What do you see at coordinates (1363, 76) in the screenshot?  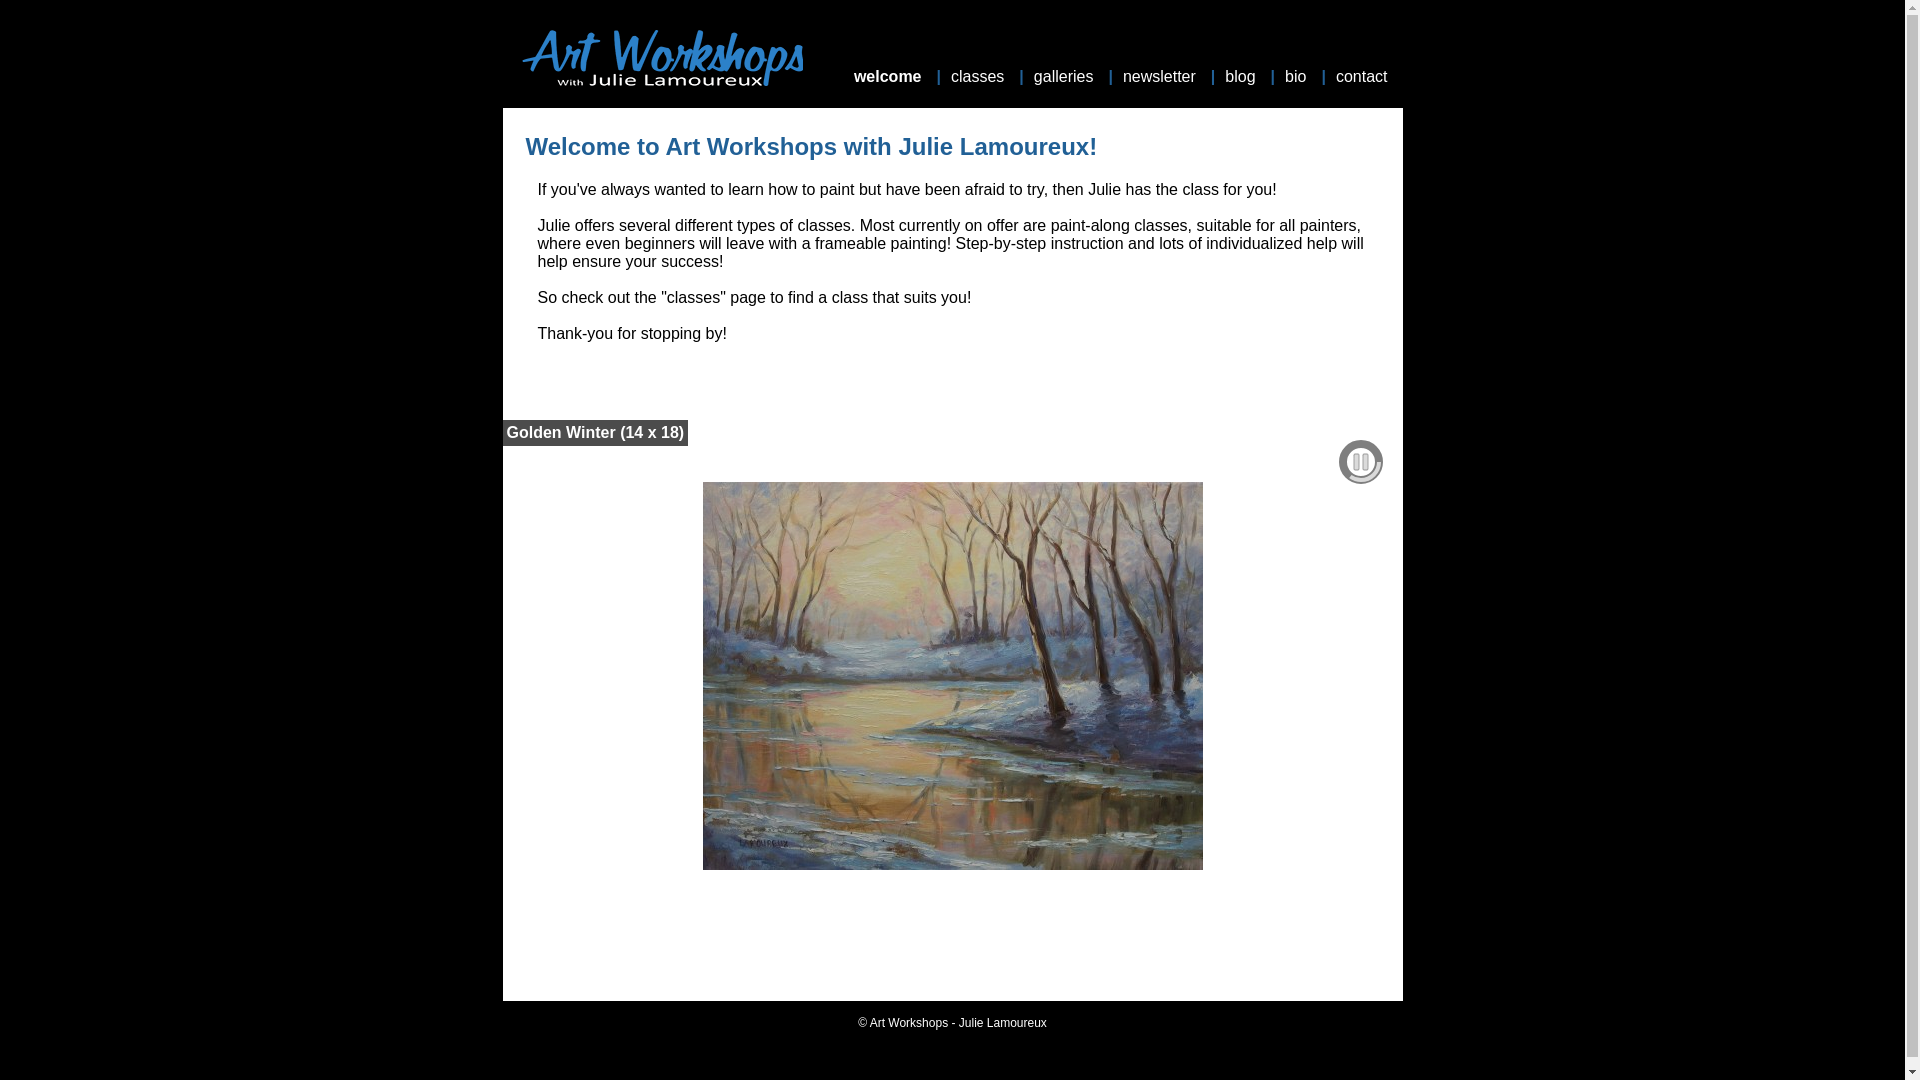 I see `'contact'` at bounding box center [1363, 76].